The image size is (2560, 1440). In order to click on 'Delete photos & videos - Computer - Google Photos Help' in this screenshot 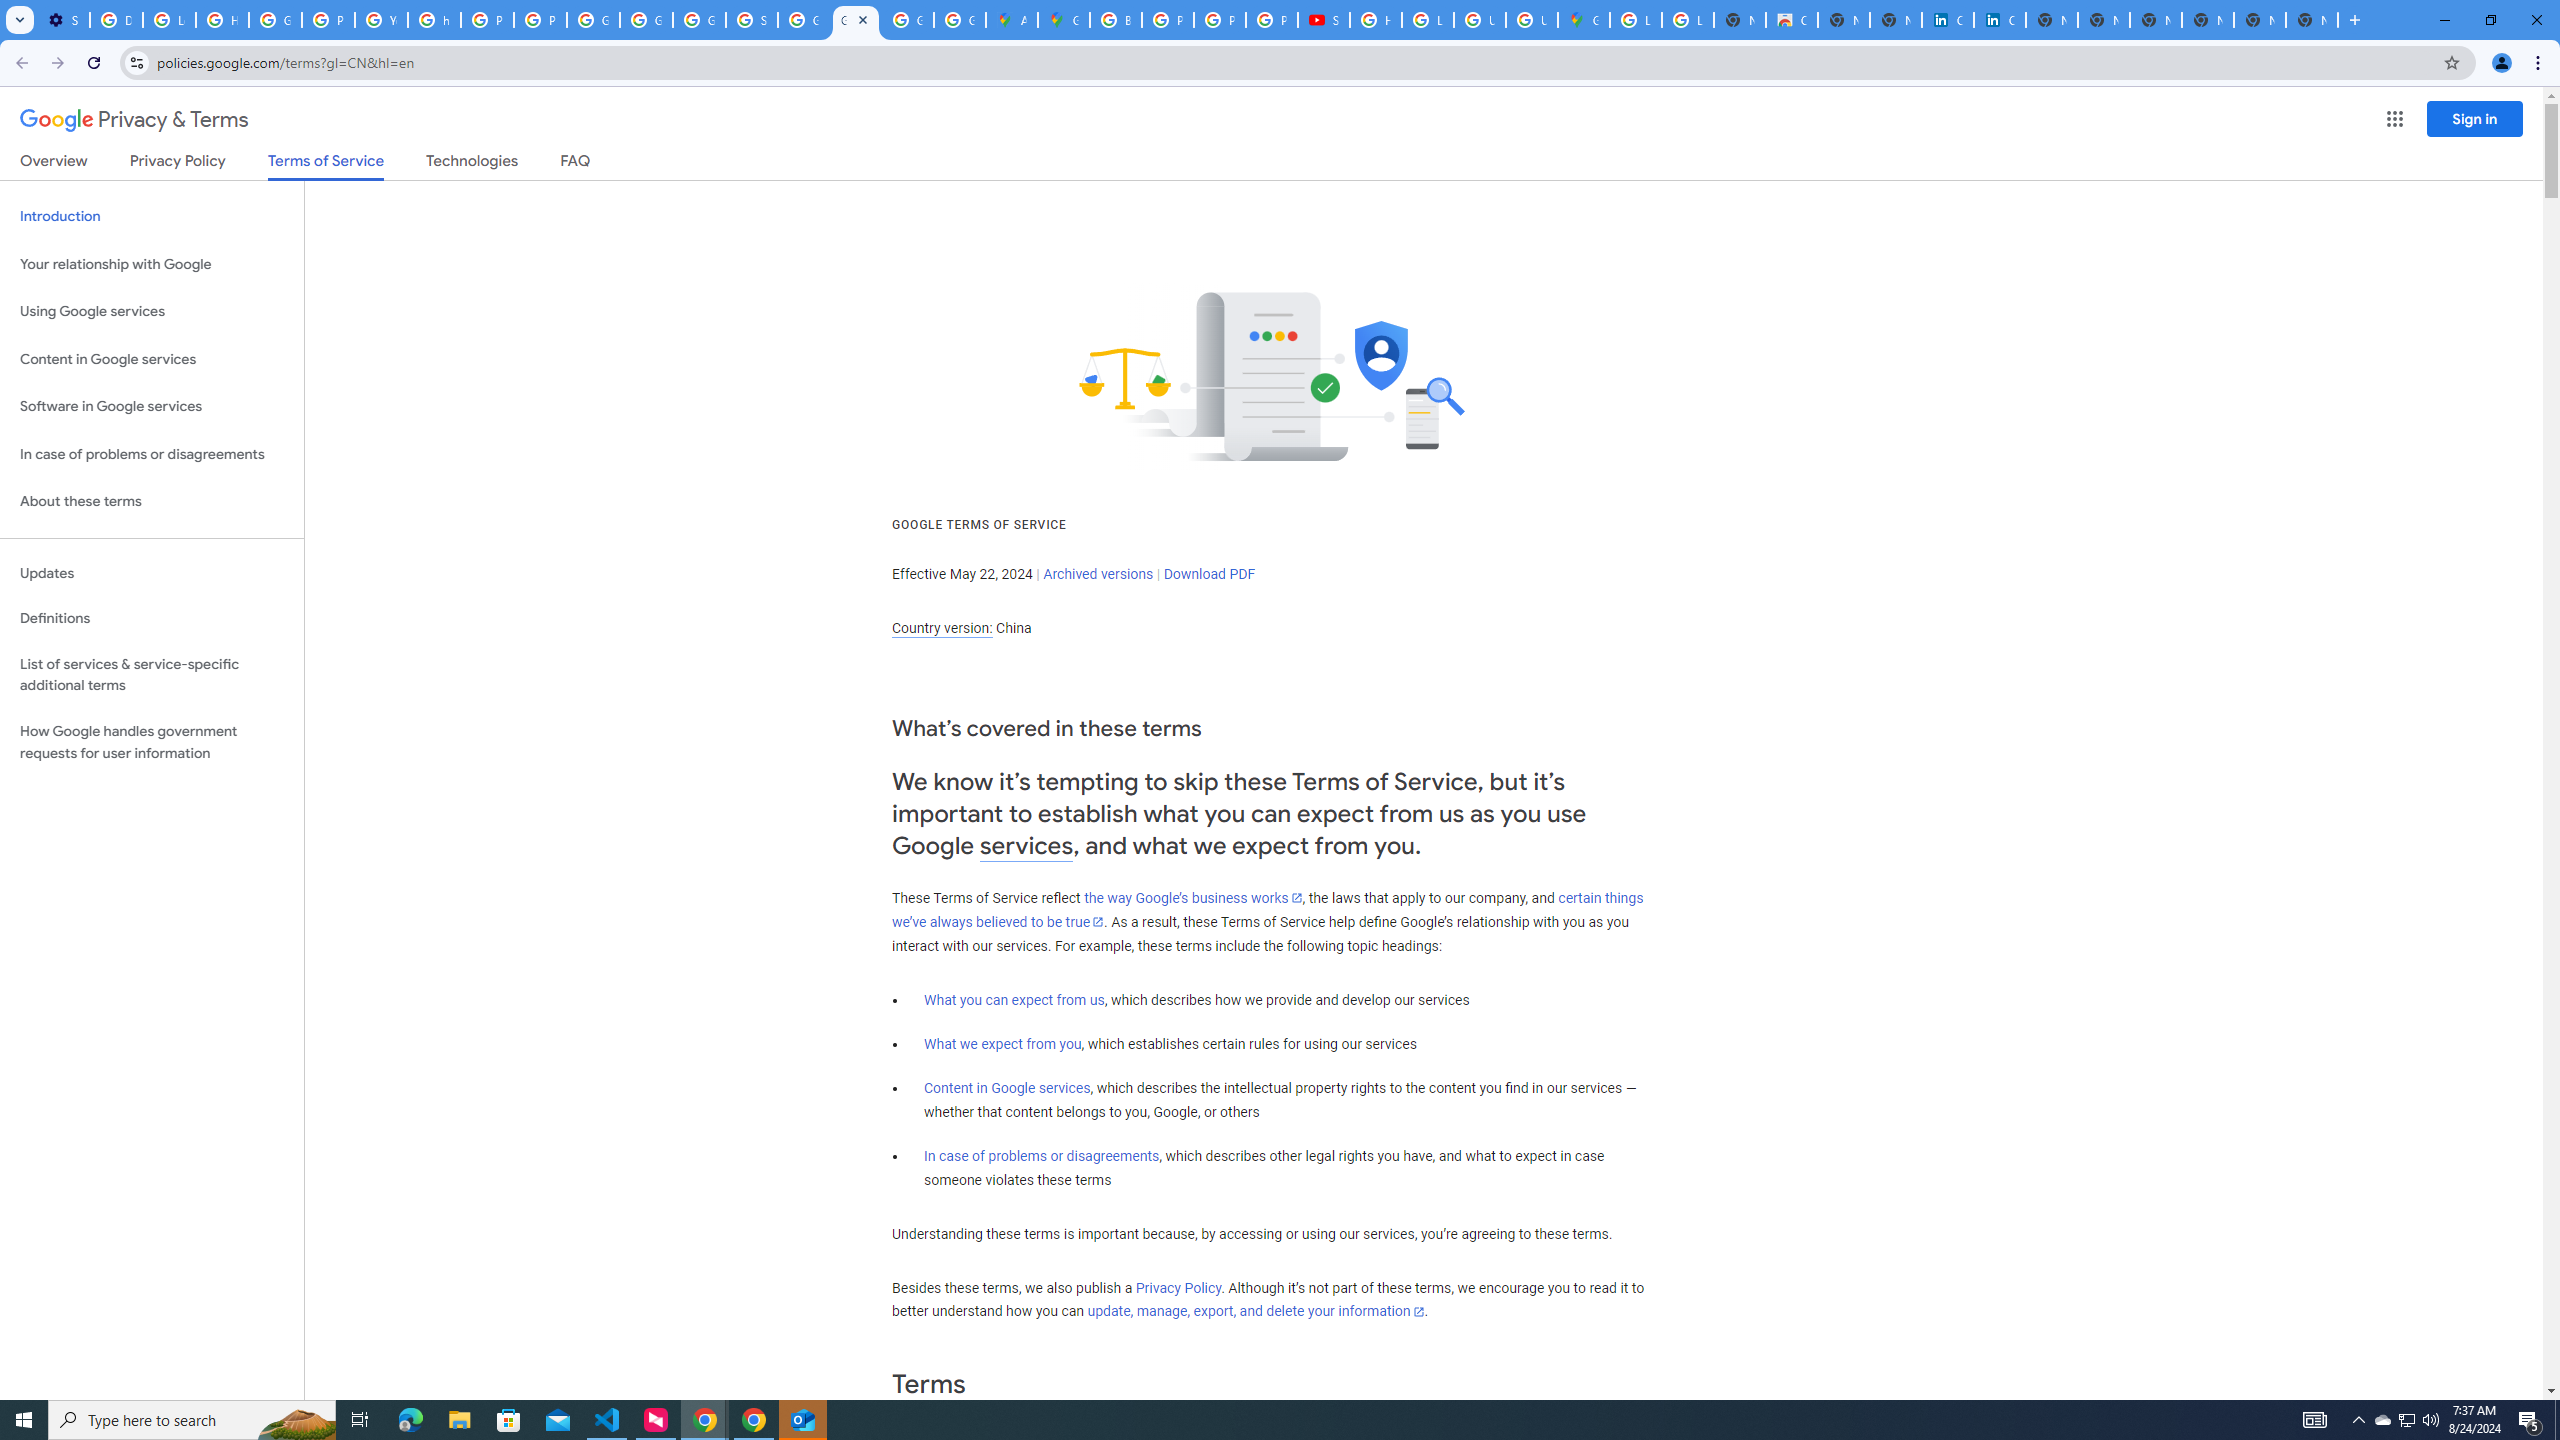, I will do `click(115, 19)`.